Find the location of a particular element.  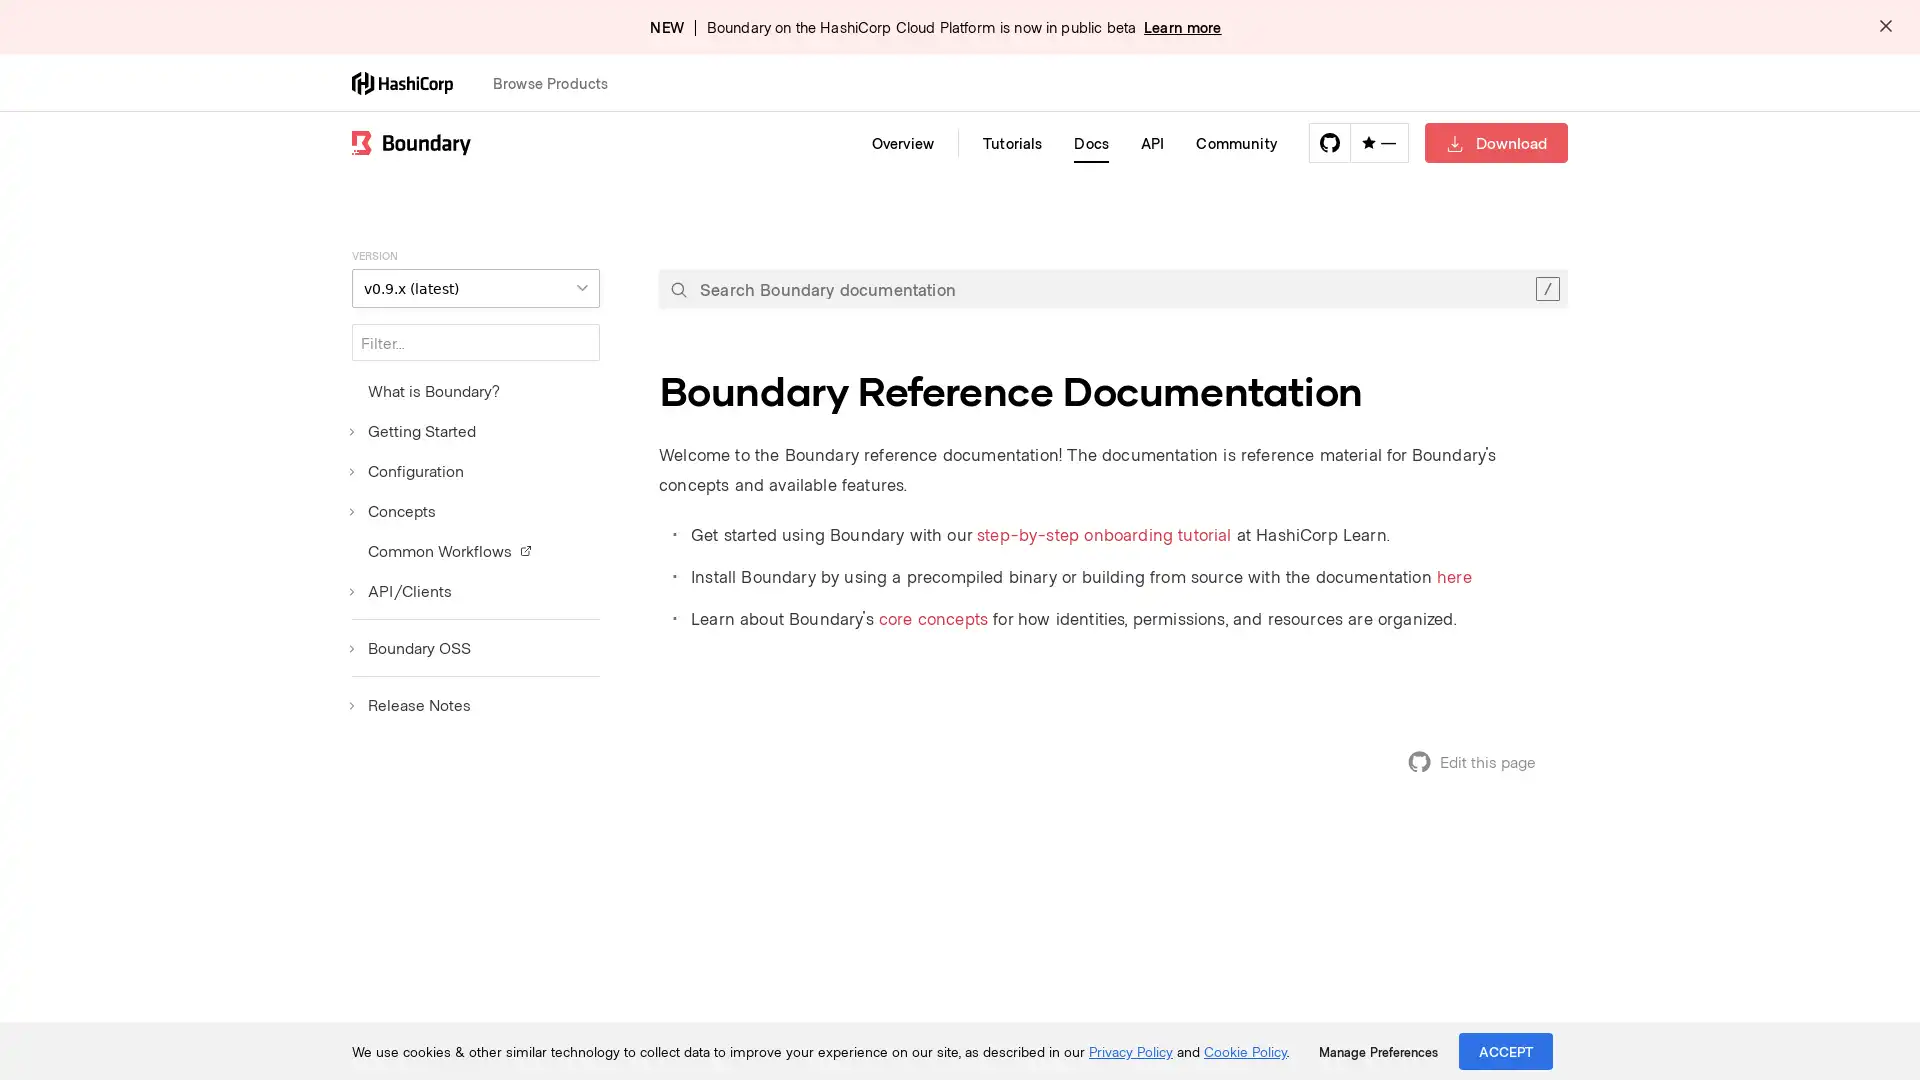

Boundary OSS is located at coordinates (410, 648).